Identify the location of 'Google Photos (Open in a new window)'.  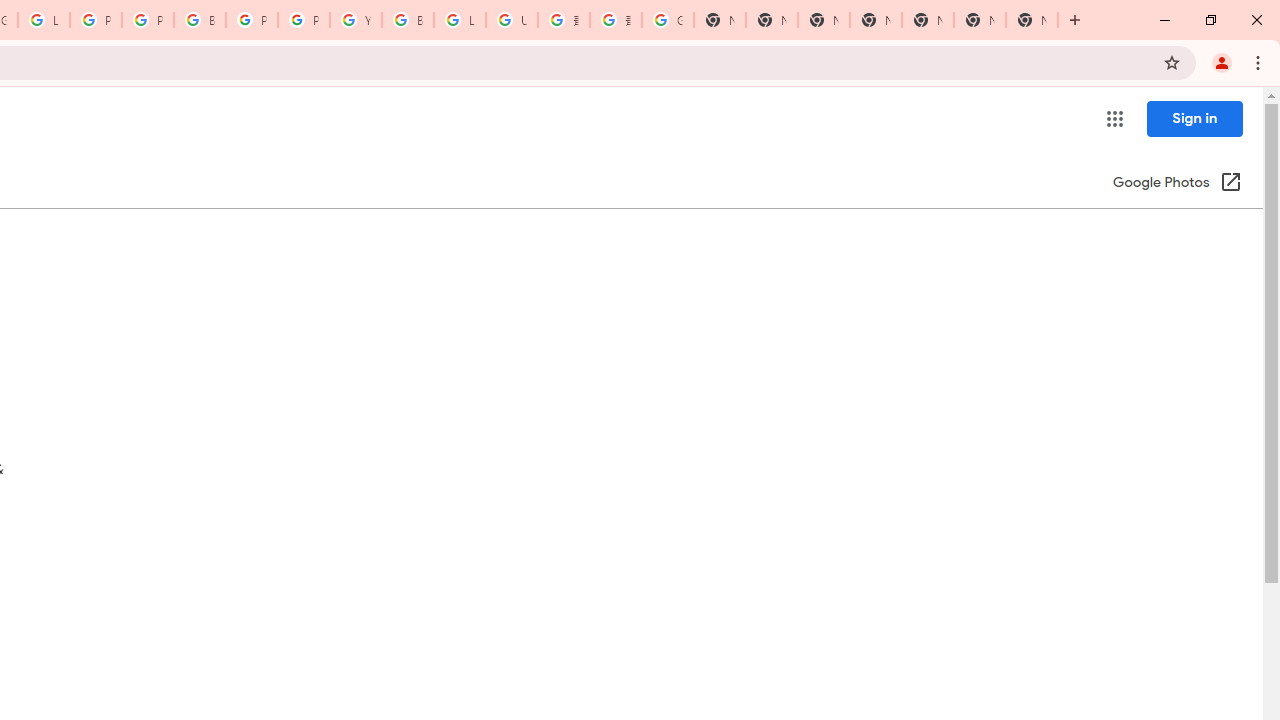
(1177, 183).